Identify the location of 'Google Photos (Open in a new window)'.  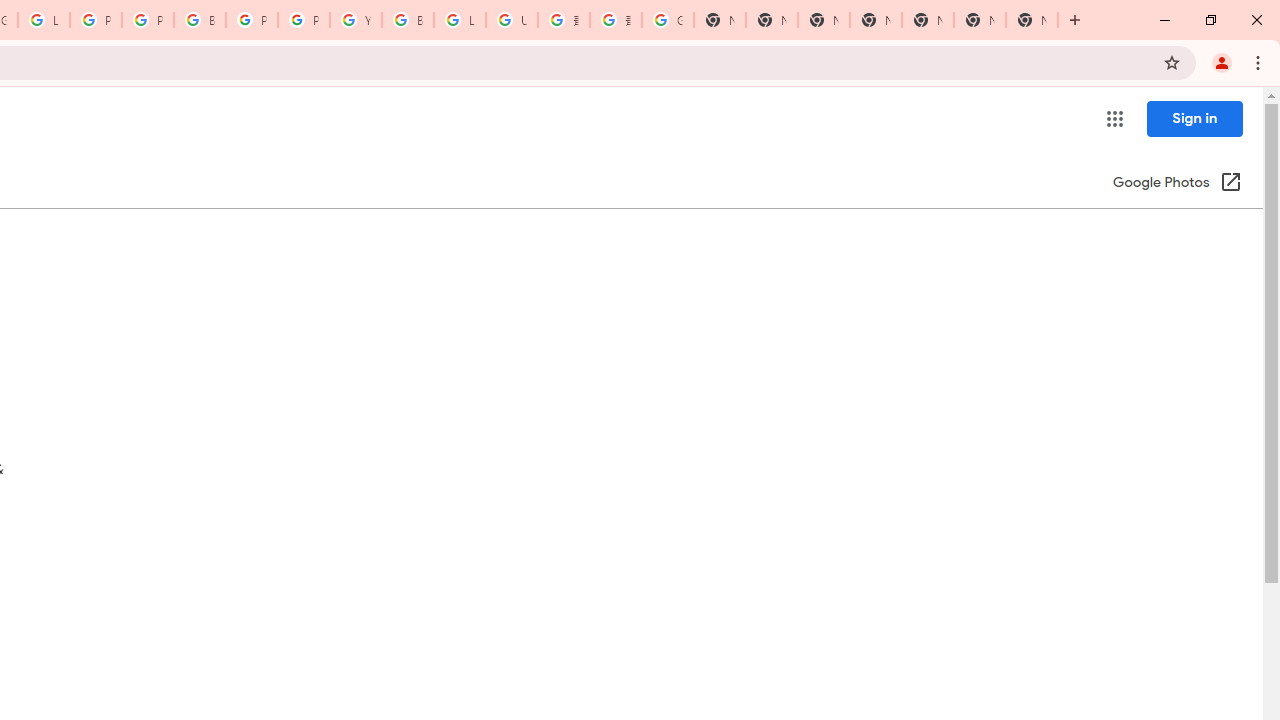
(1177, 183).